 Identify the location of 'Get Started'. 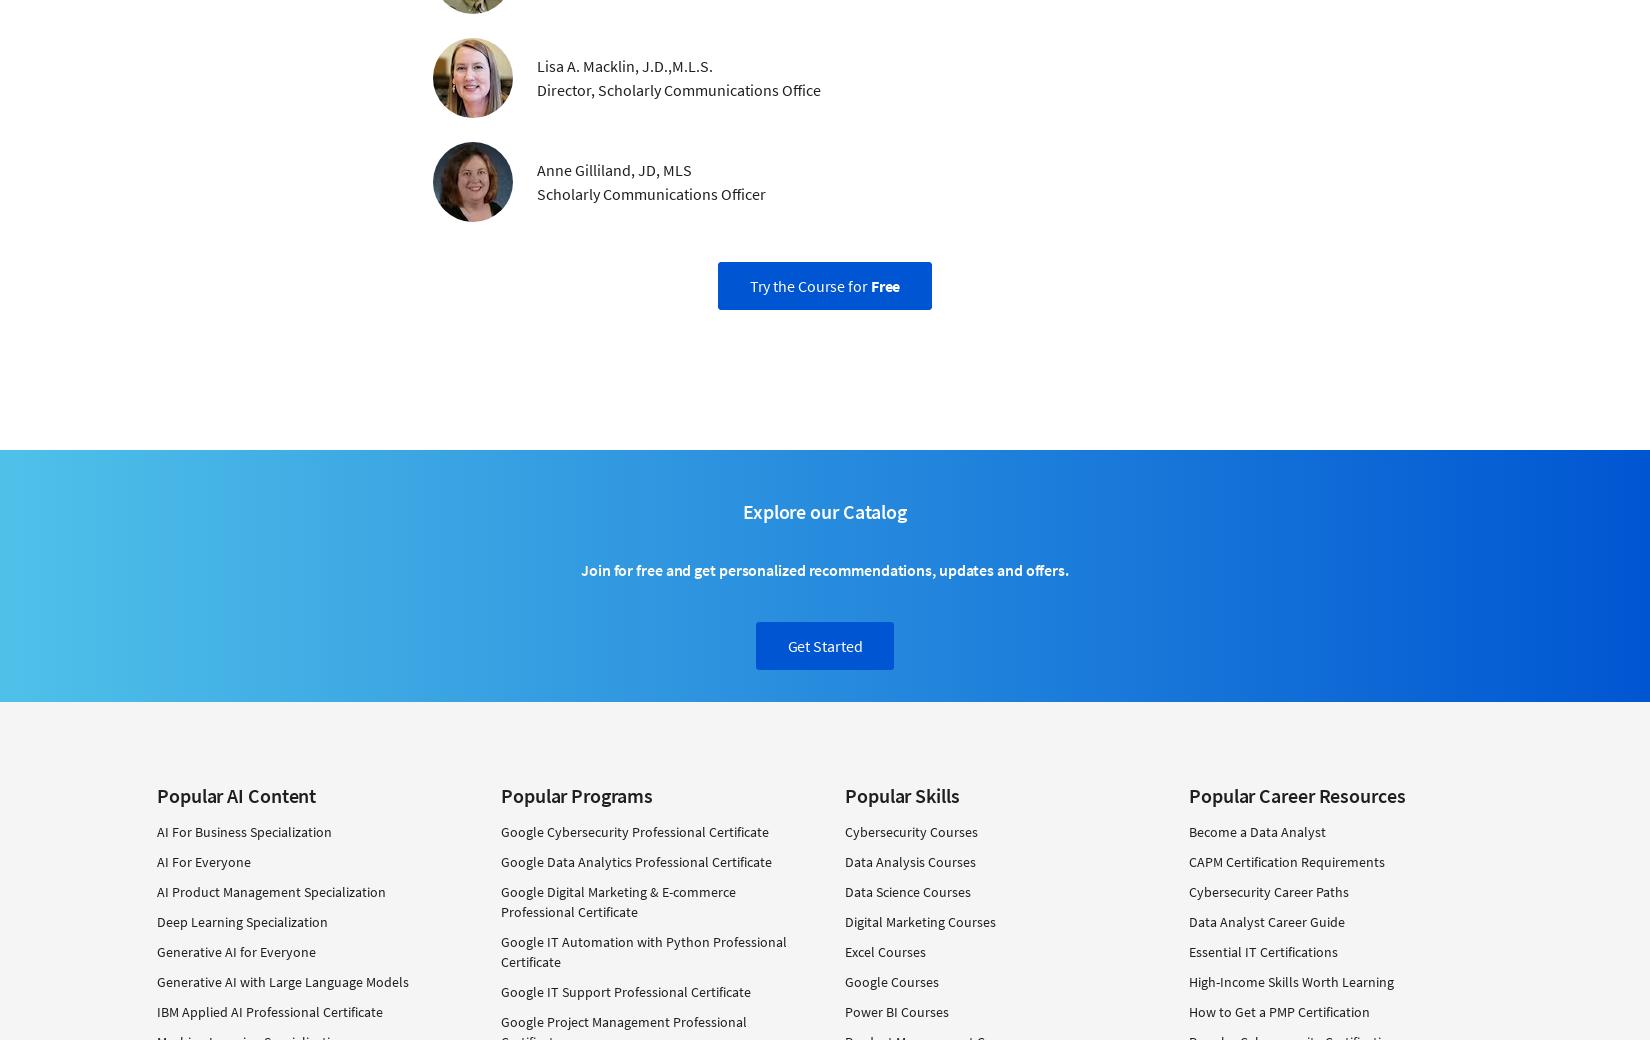
(823, 644).